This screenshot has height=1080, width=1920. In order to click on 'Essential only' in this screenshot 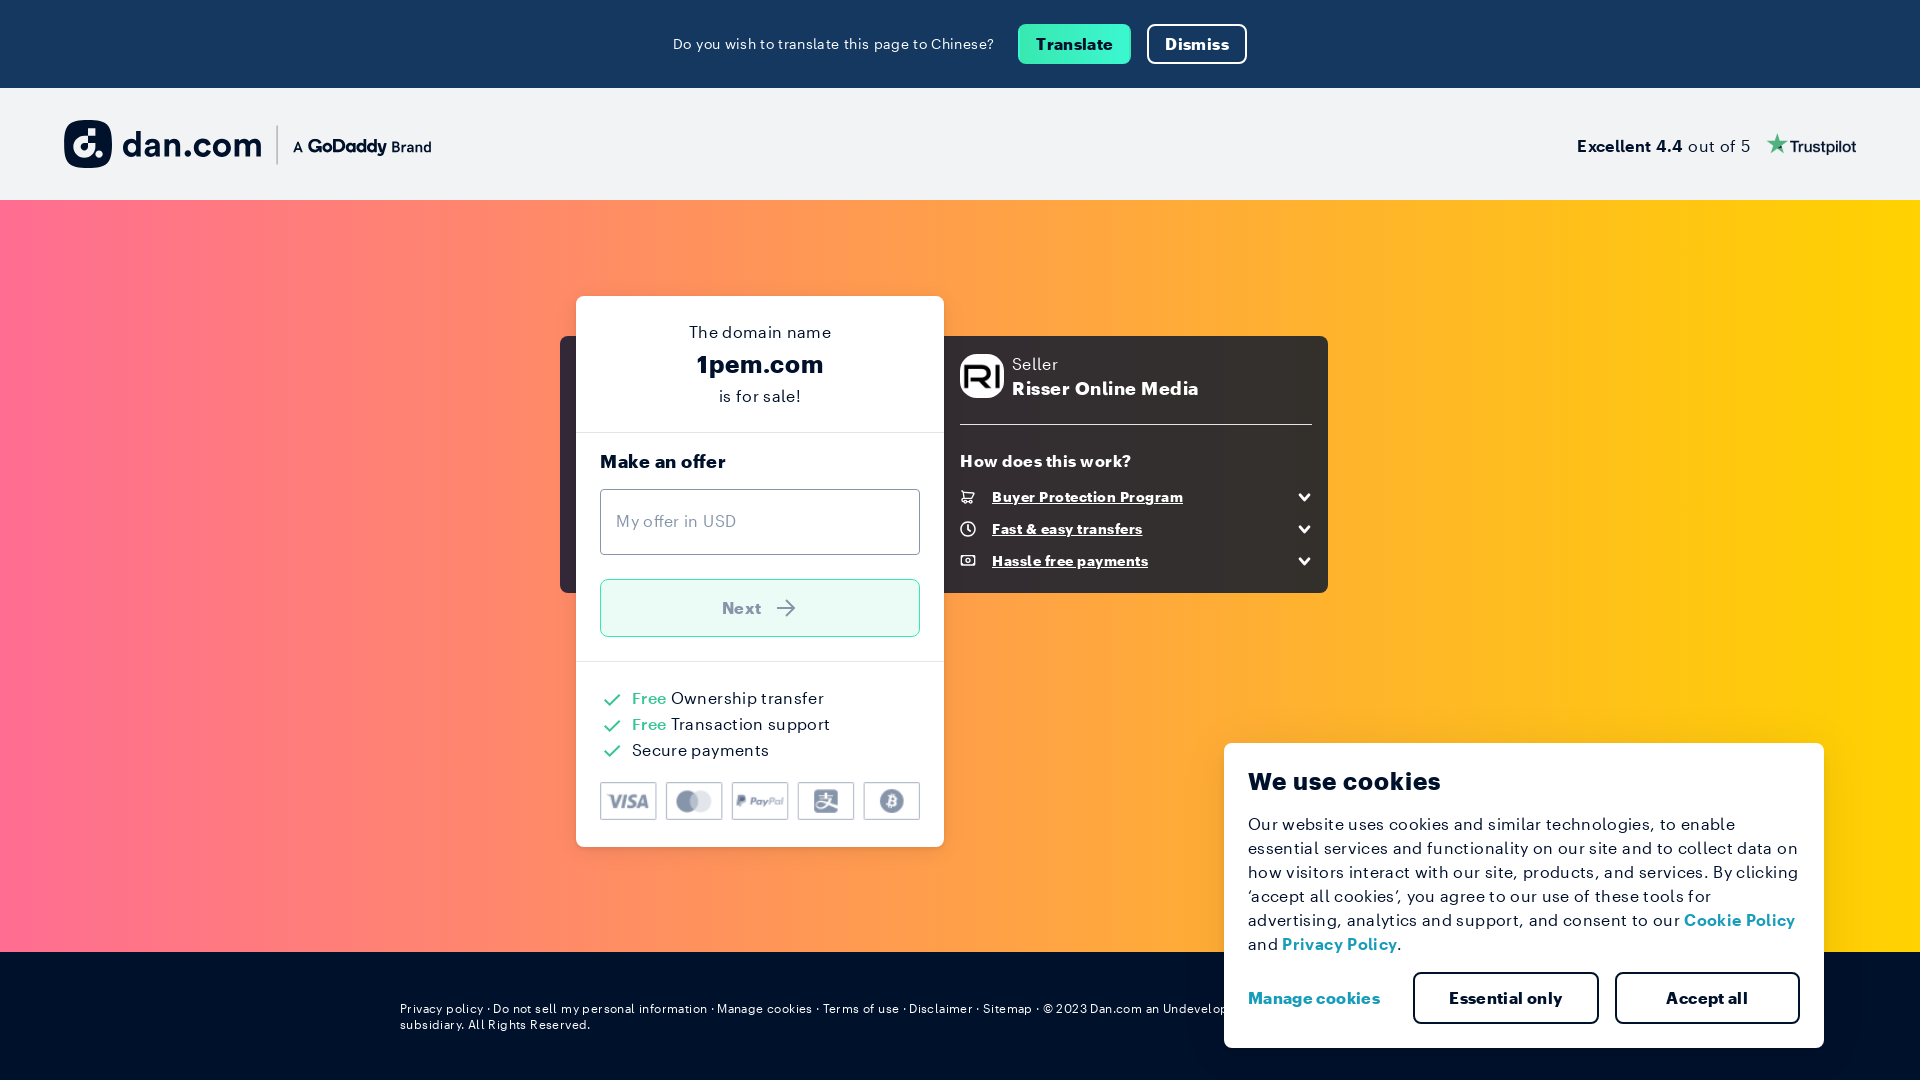, I will do `click(1506, 998)`.